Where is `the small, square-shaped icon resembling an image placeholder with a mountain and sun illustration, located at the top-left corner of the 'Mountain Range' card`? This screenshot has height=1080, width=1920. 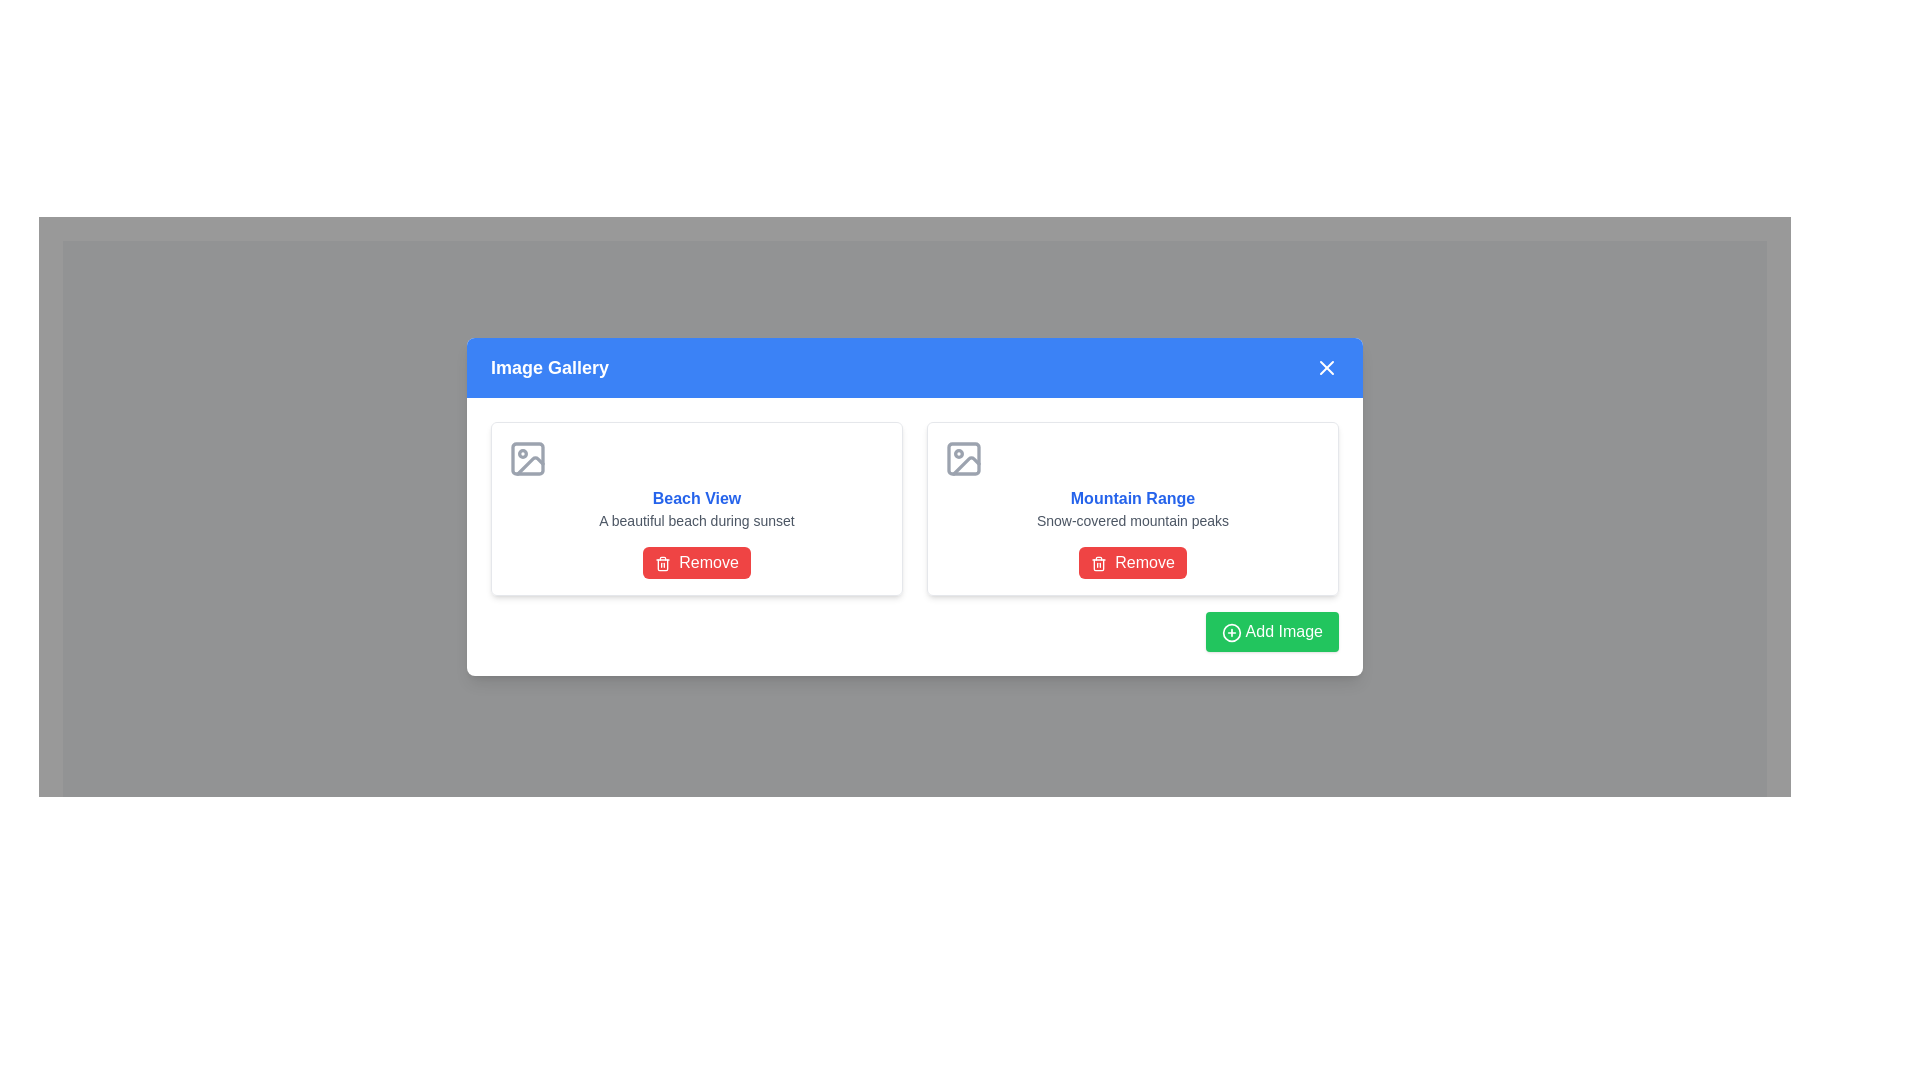
the small, square-shaped icon resembling an image placeholder with a mountain and sun illustration, located at the top-left corner of the 'Mountain Range' card is located at coordinates (964, 459).